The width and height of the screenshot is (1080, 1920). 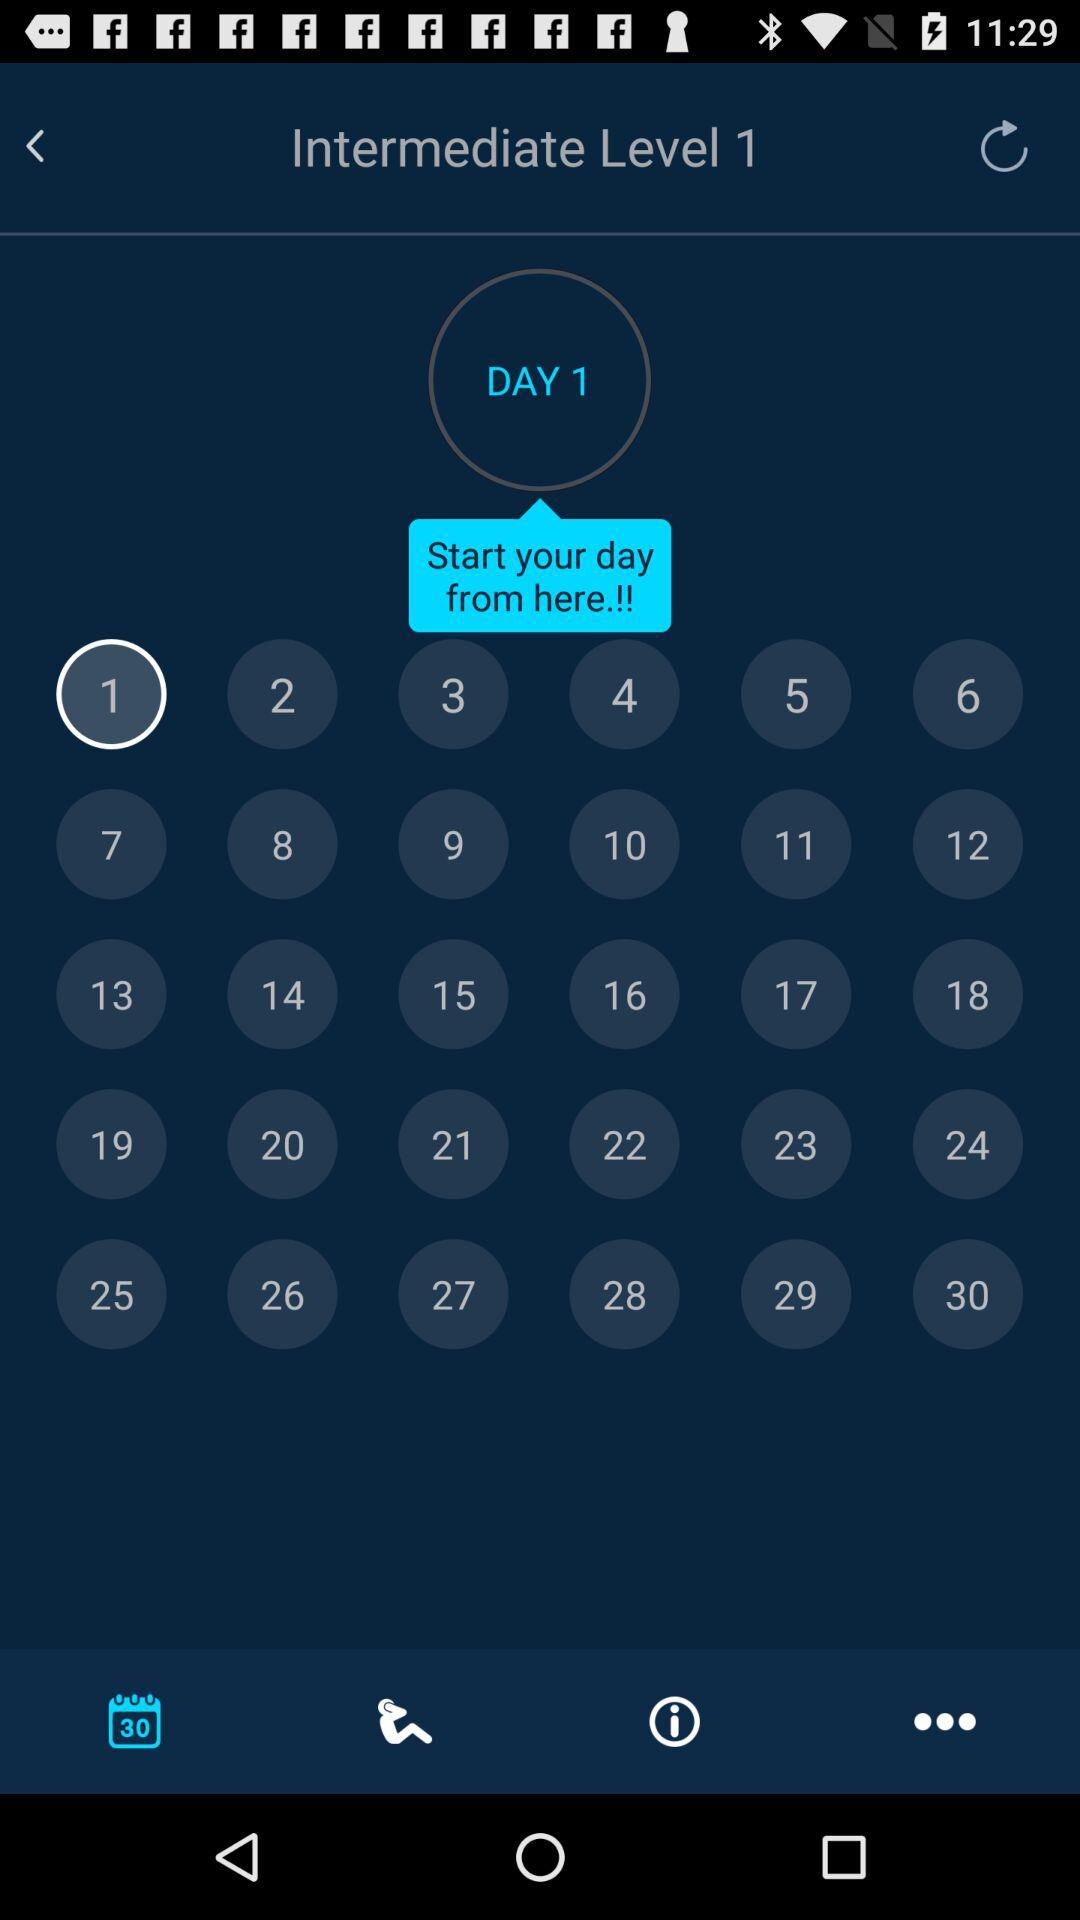 What do you see at coordinates (111, 994) in the screenshot?
I see `day 13 button` at bounding box center [111, 994].